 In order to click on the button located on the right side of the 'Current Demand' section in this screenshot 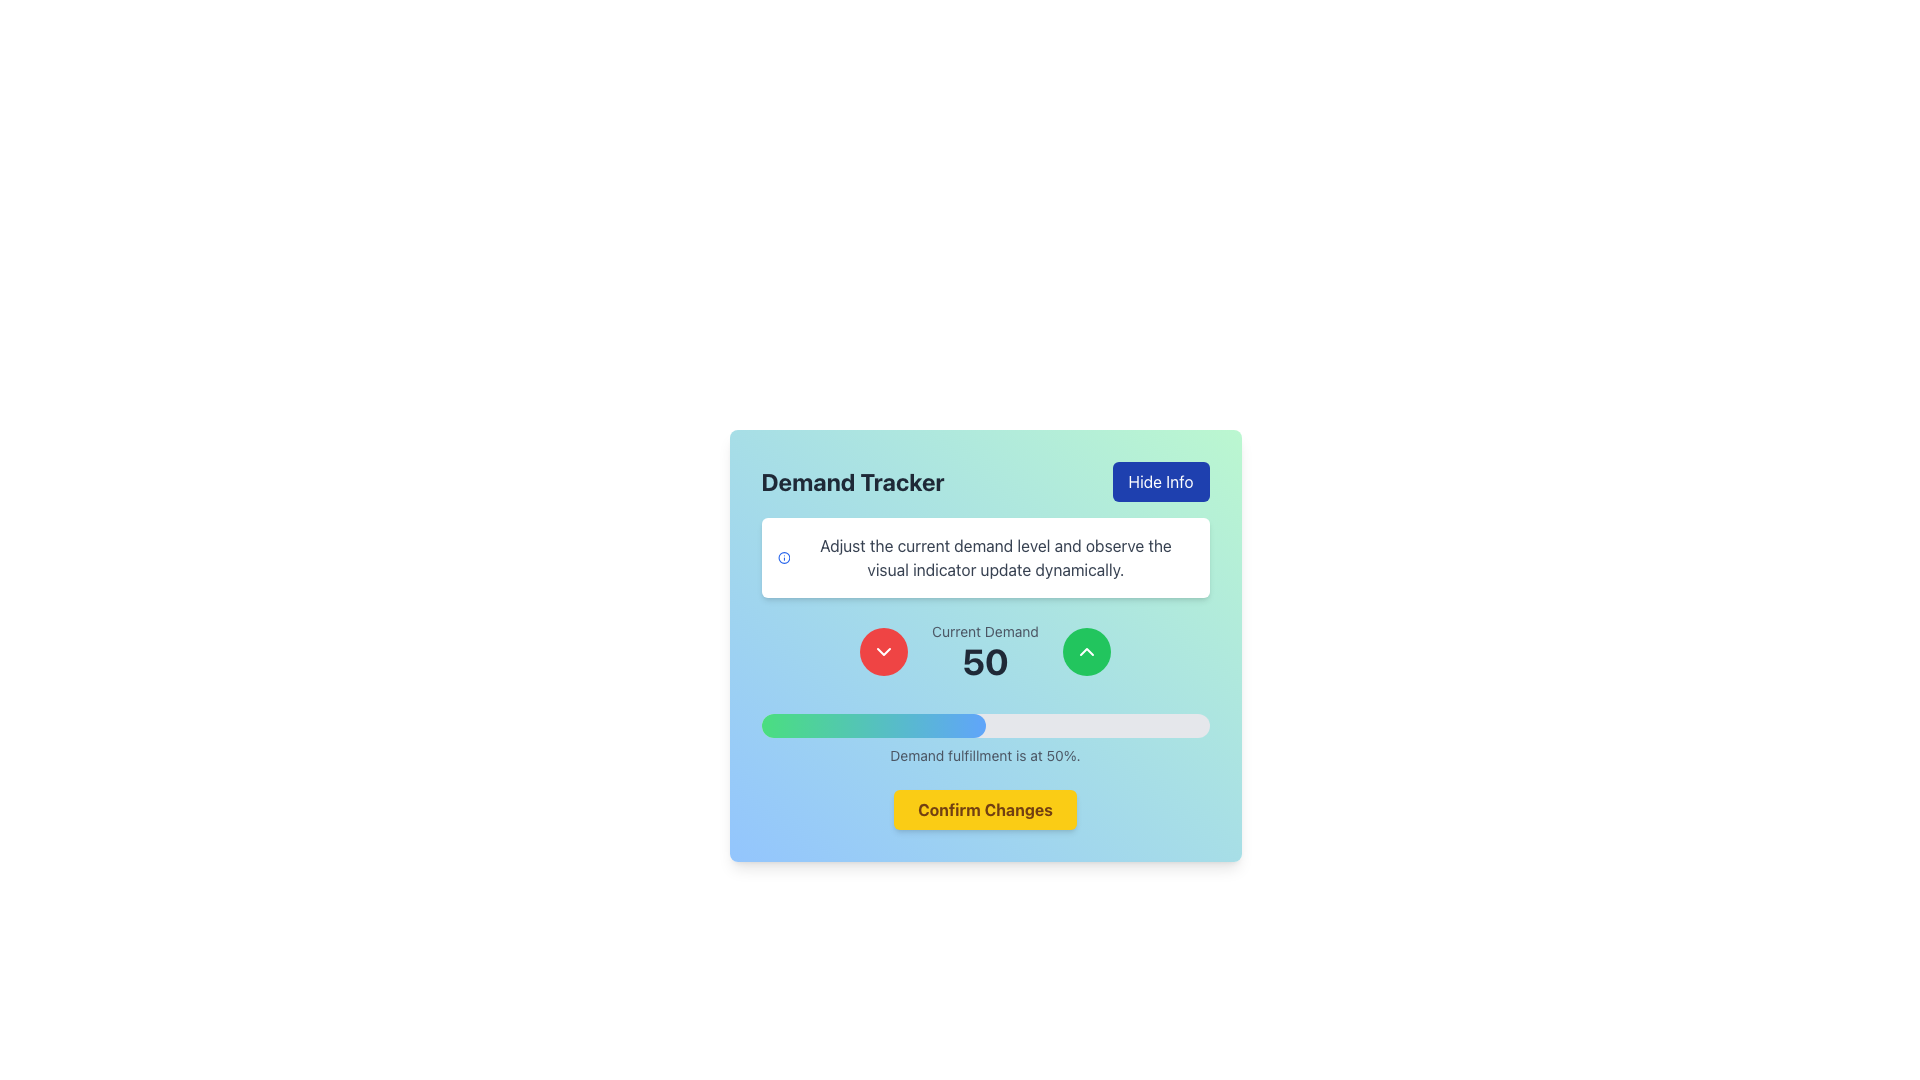, I will do `click(1085, 651)`.